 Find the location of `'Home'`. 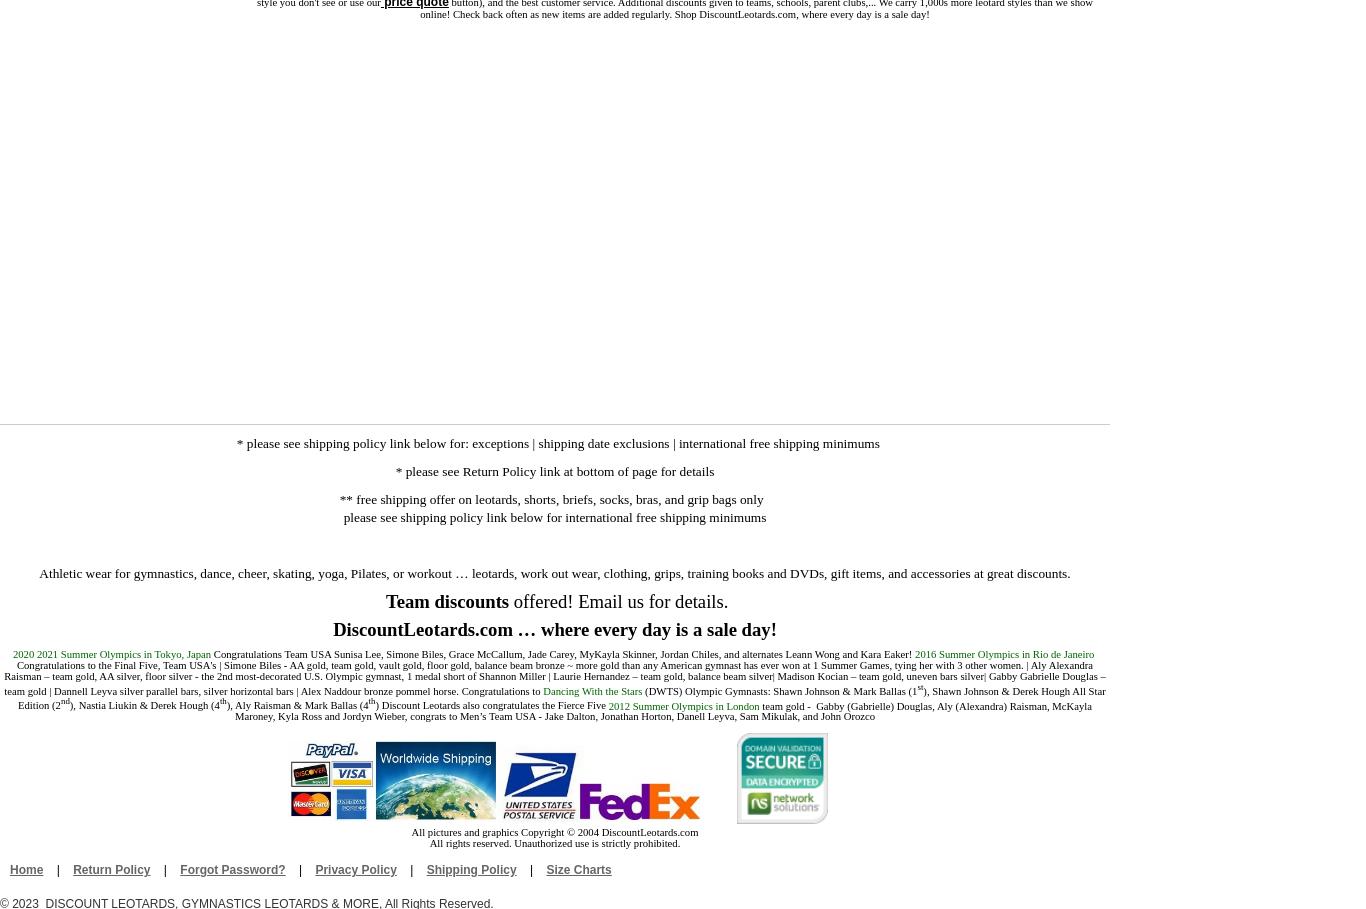

'Home' is located at coordinates (26, 869).